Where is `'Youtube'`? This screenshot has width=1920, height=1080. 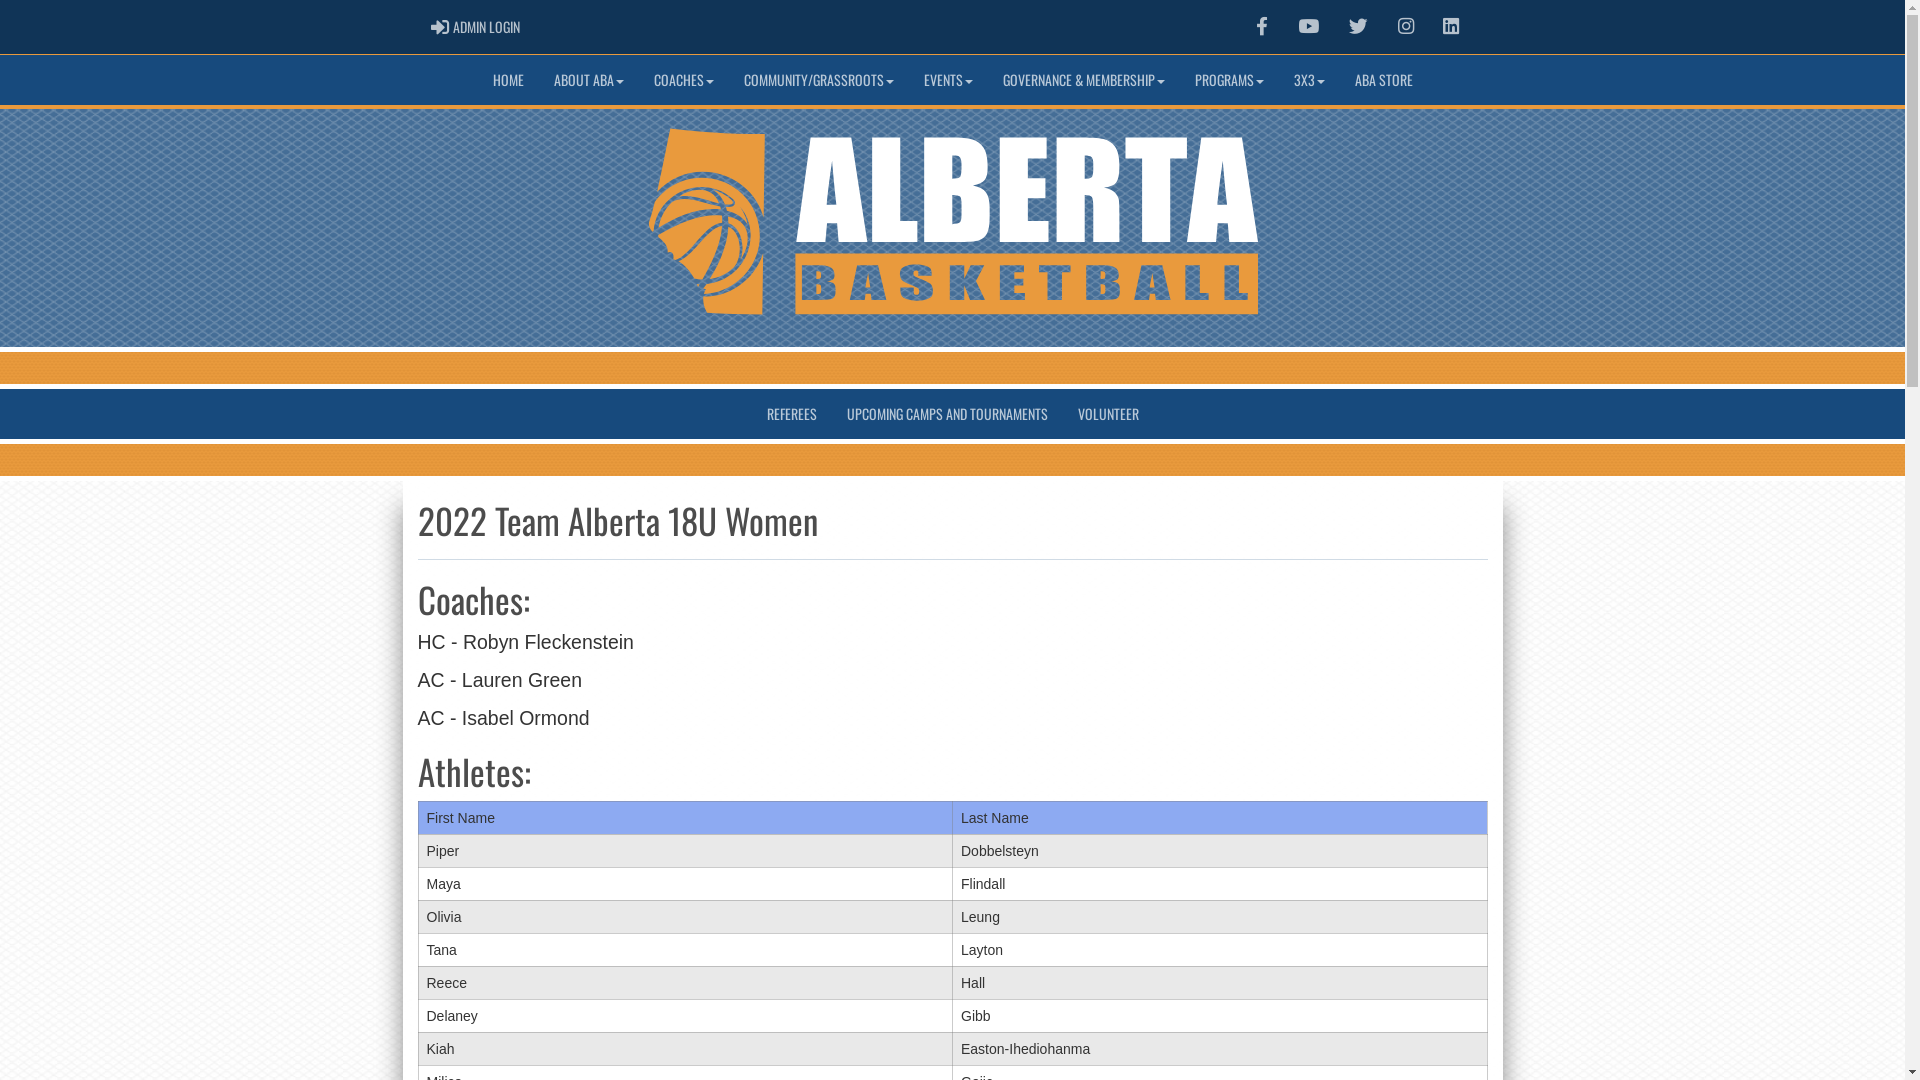 'Youtube' is located at coordinates (1308, 27).